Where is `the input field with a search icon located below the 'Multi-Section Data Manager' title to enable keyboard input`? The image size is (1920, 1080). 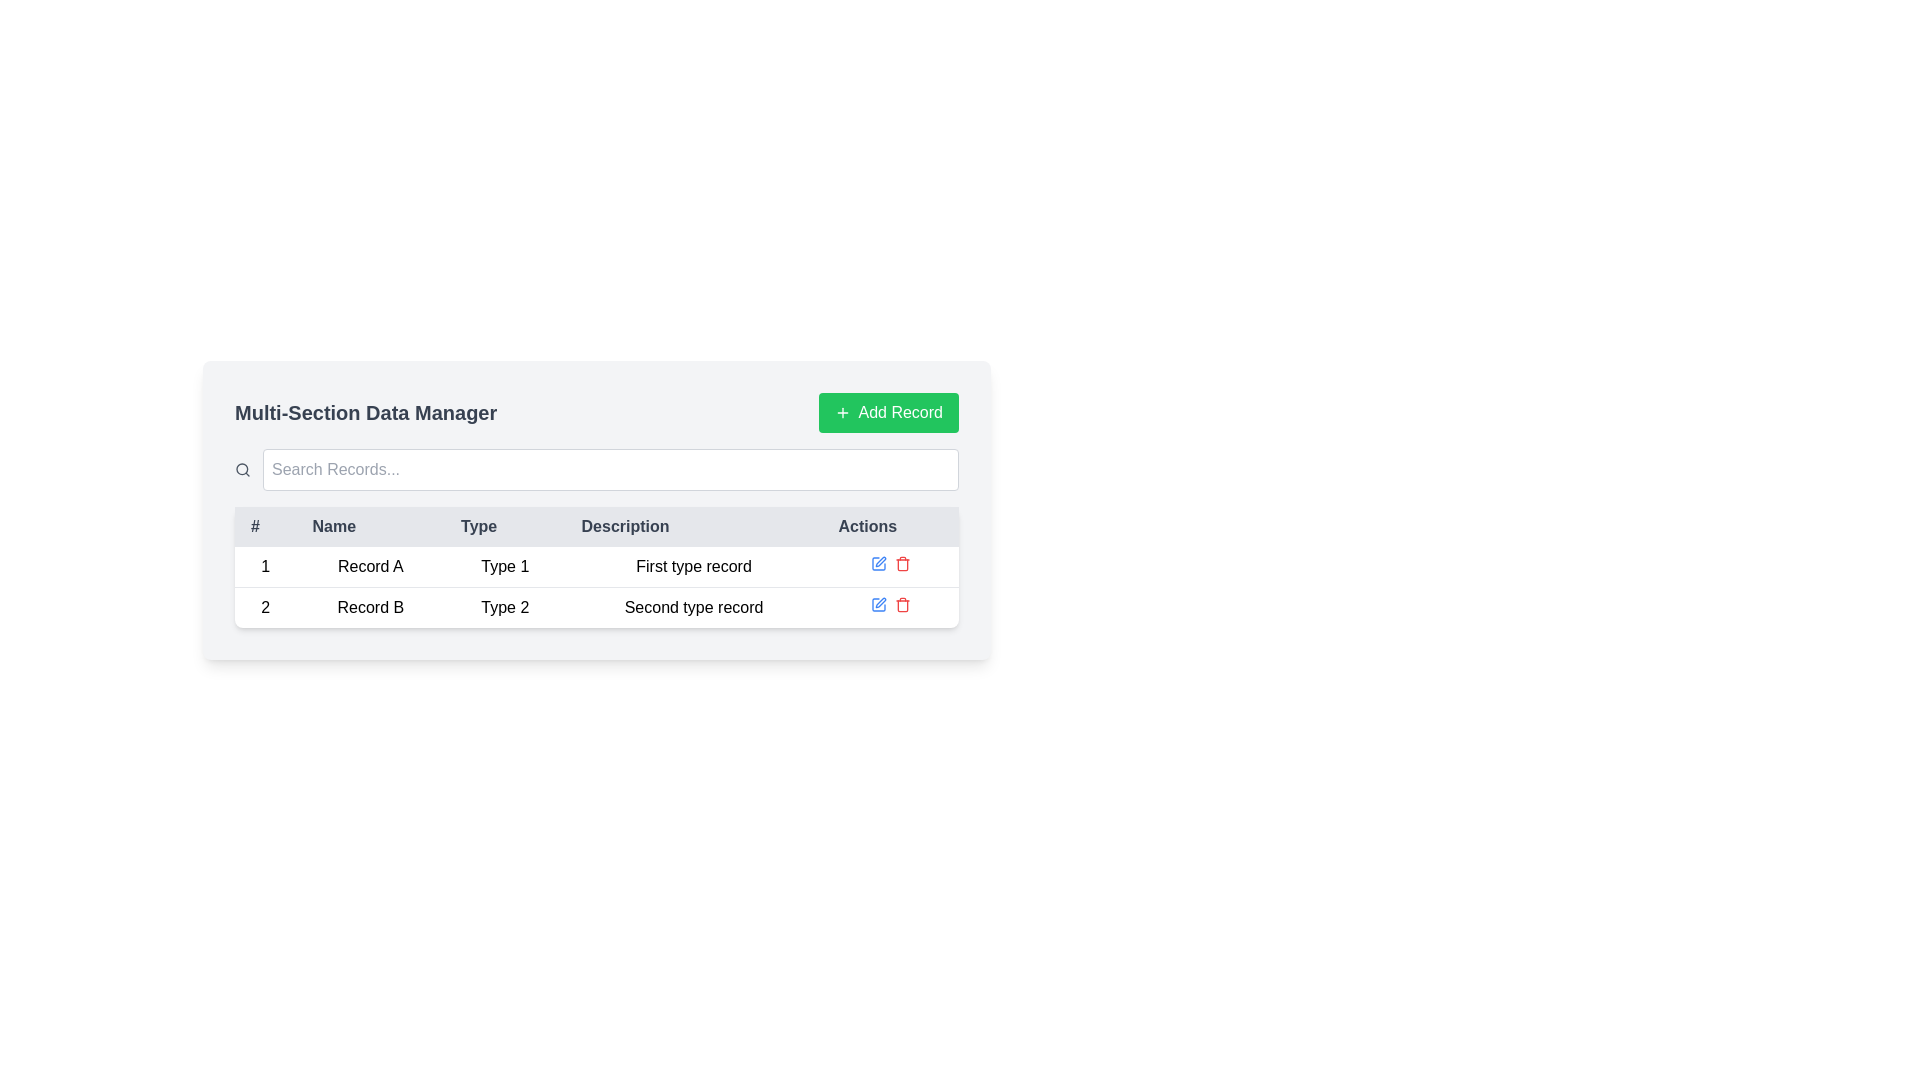 the input field with a search icon located below the 'Multi-Section Data Manager' title to enable keyboard input is located at coordinates (595, 470).